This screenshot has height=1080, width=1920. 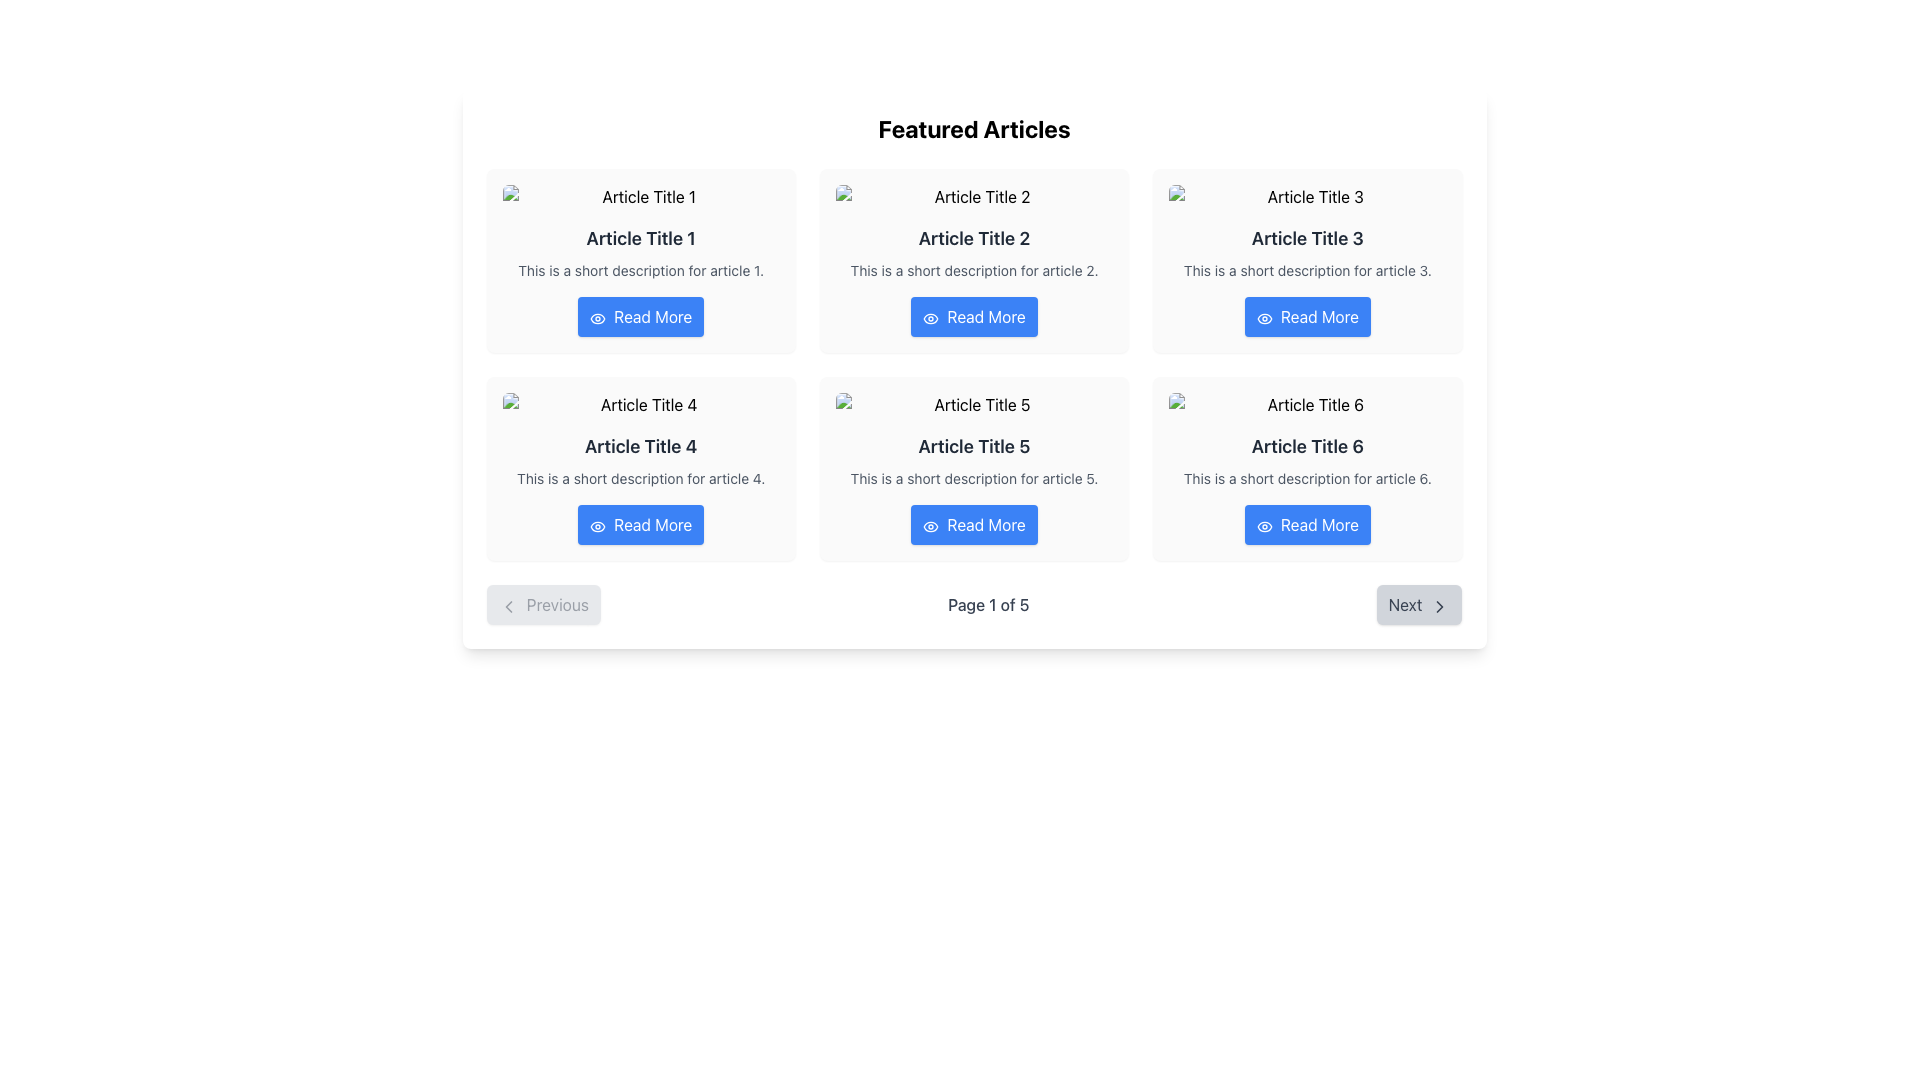 I want to click on the article image by looking at the top of the article teaser card located in the second row and first column of the grid layout, so click(x=641, y=469).